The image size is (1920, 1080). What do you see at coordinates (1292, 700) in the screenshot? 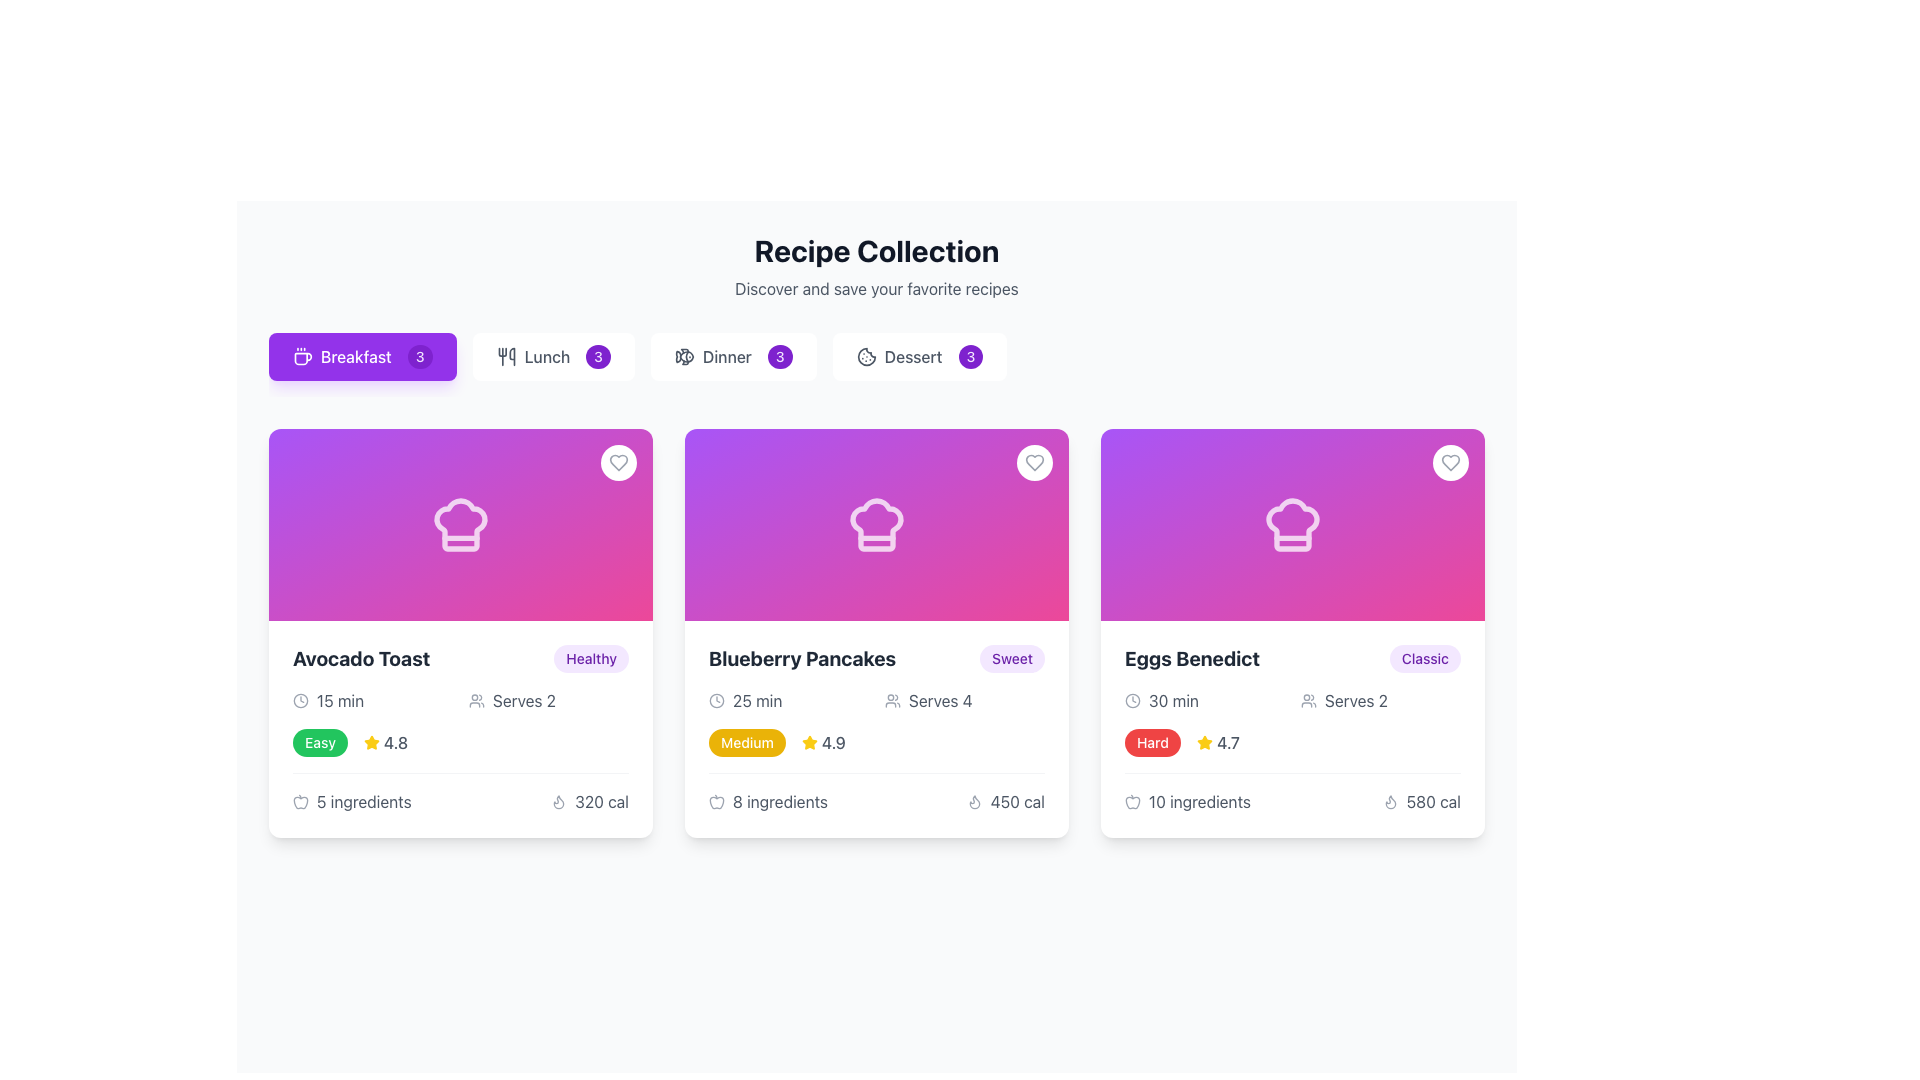
I see `the informational UI component displaying the preparation time and servings for the 'Eggs Benedict' recipe` at bounding box center [1292, 700].